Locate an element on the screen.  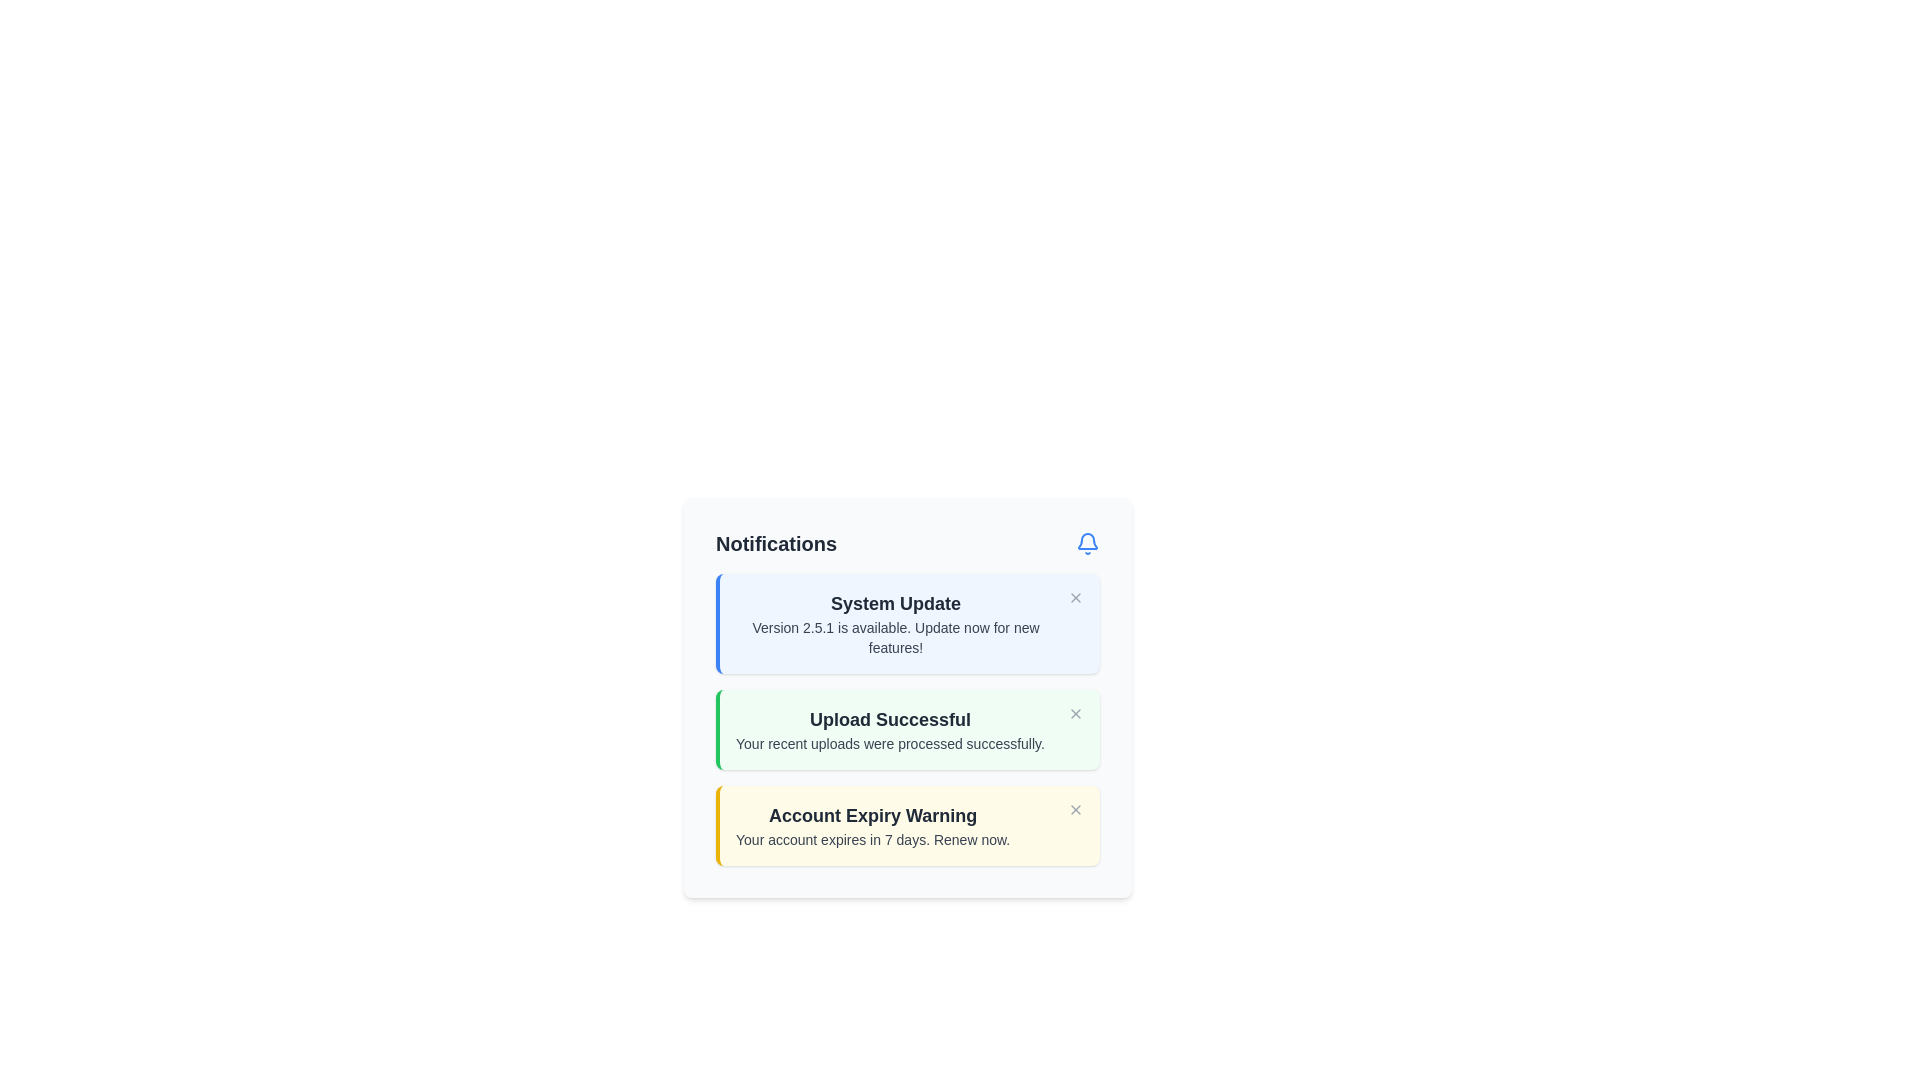
the text label displaying 'System Update', which is styled in large, bold gray font and is located at the top of the notification card is located at coordinates (895, 603).